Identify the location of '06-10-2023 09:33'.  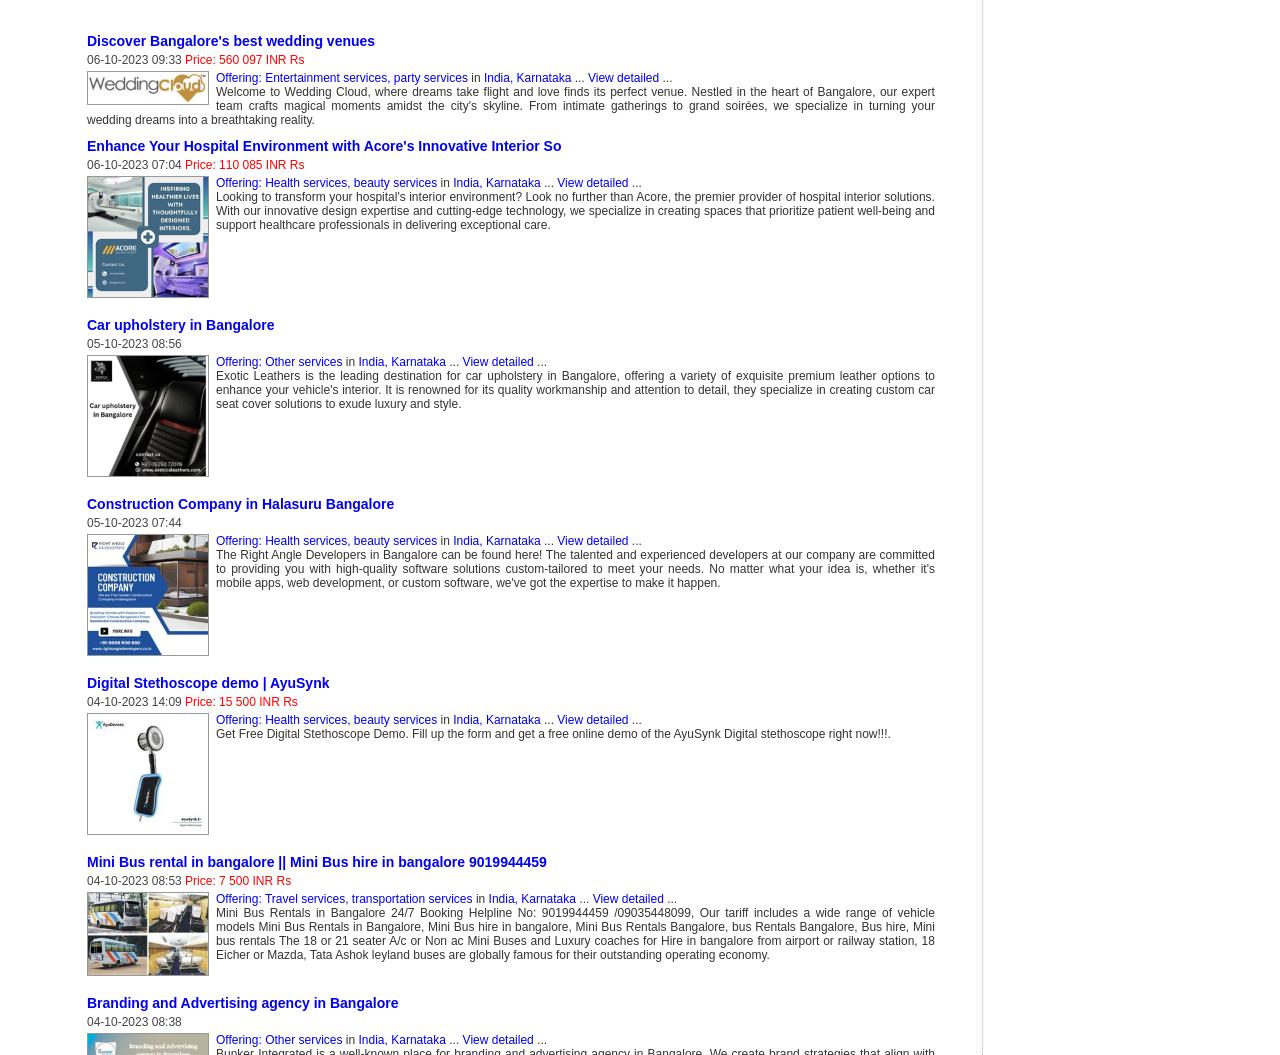
(134, 58).